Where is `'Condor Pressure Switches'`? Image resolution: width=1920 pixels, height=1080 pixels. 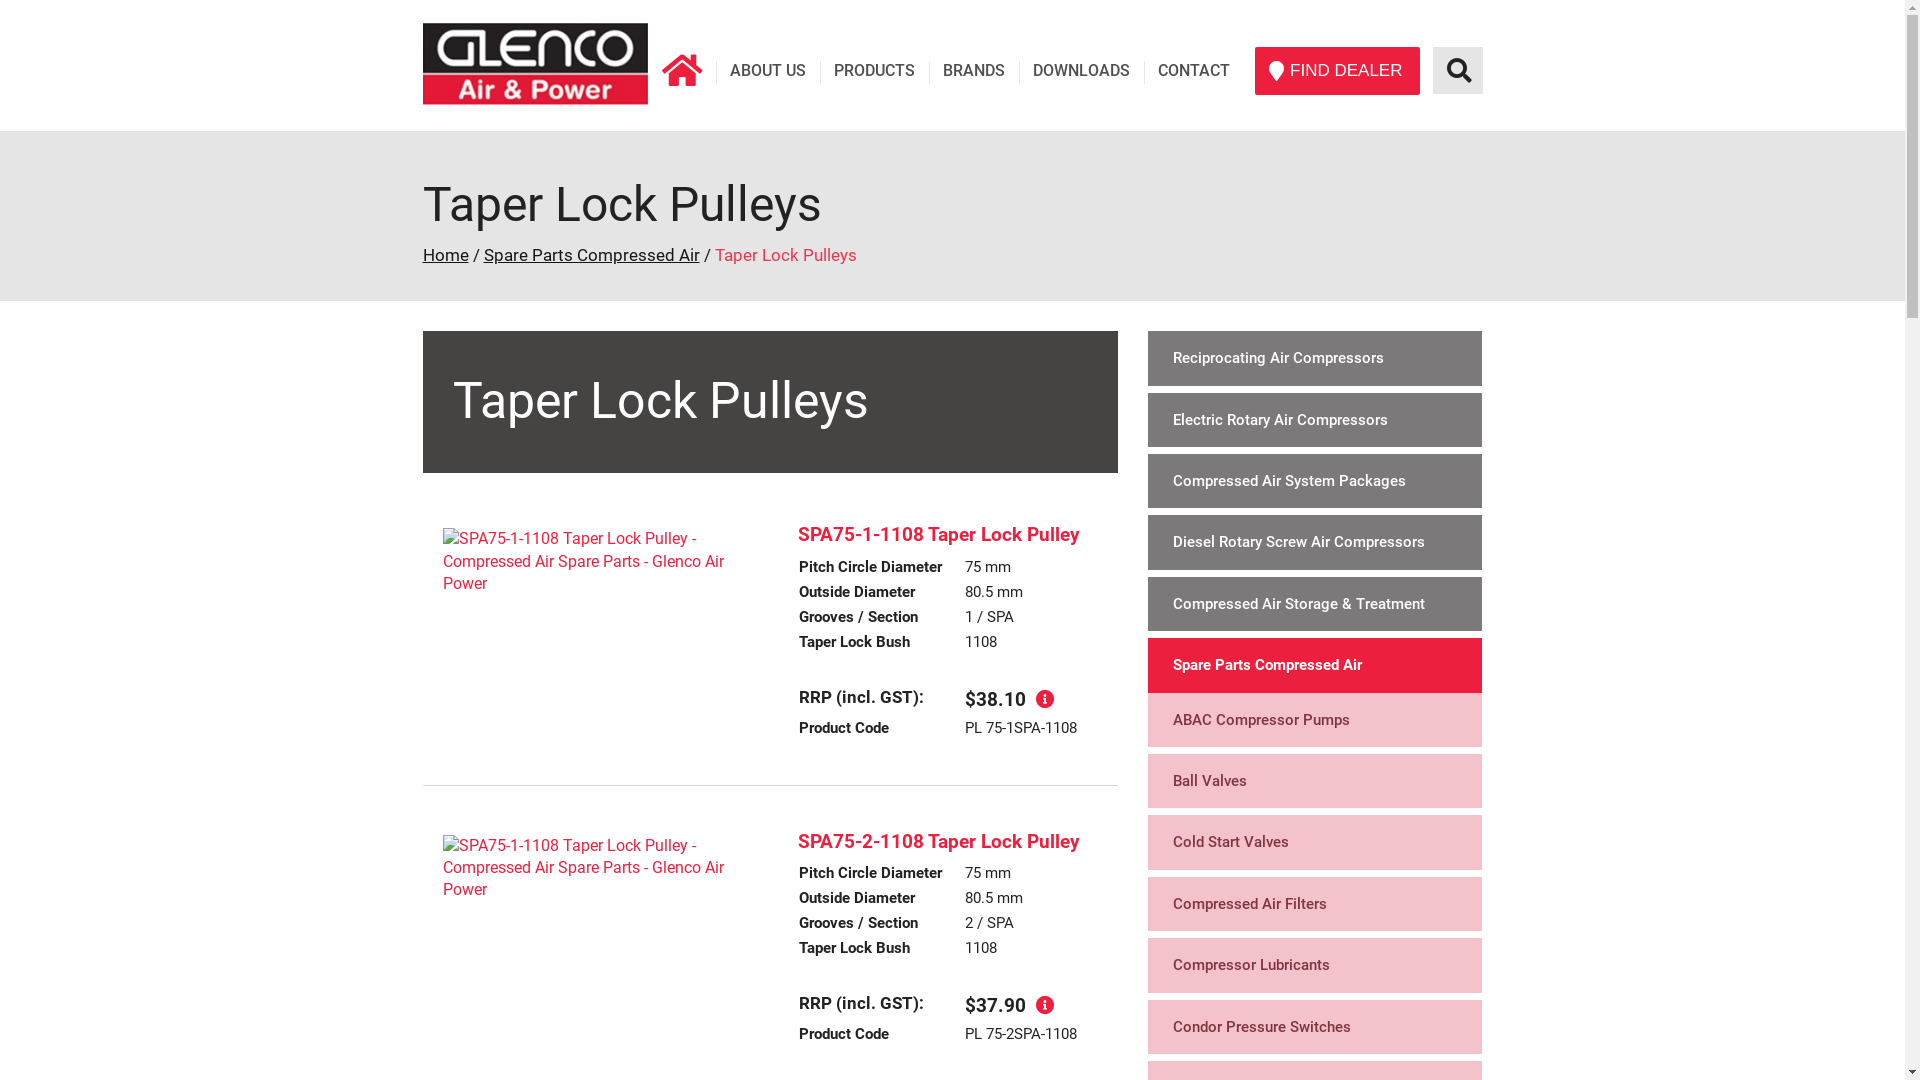 'Condor Pressure Switches' is located at coordinates (1315, 1026).